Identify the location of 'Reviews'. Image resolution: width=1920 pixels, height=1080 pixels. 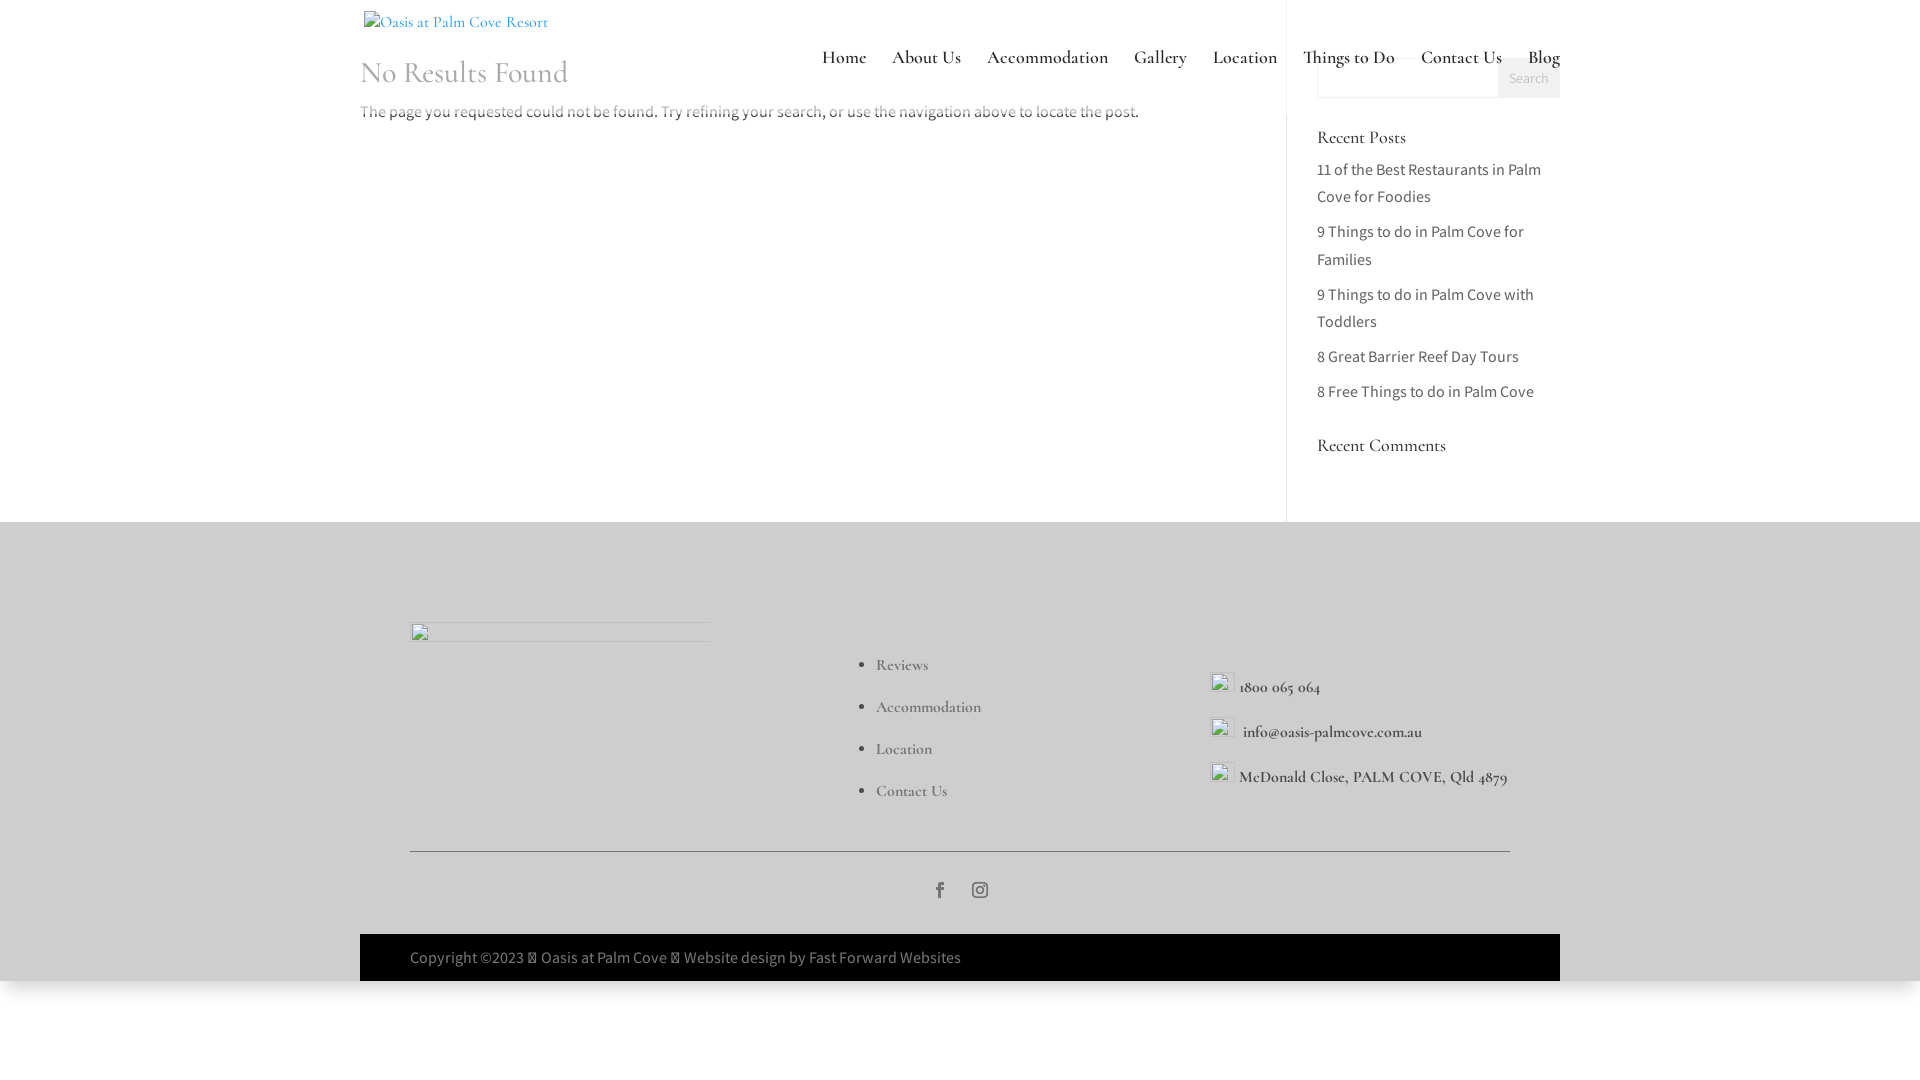
(901, 663).